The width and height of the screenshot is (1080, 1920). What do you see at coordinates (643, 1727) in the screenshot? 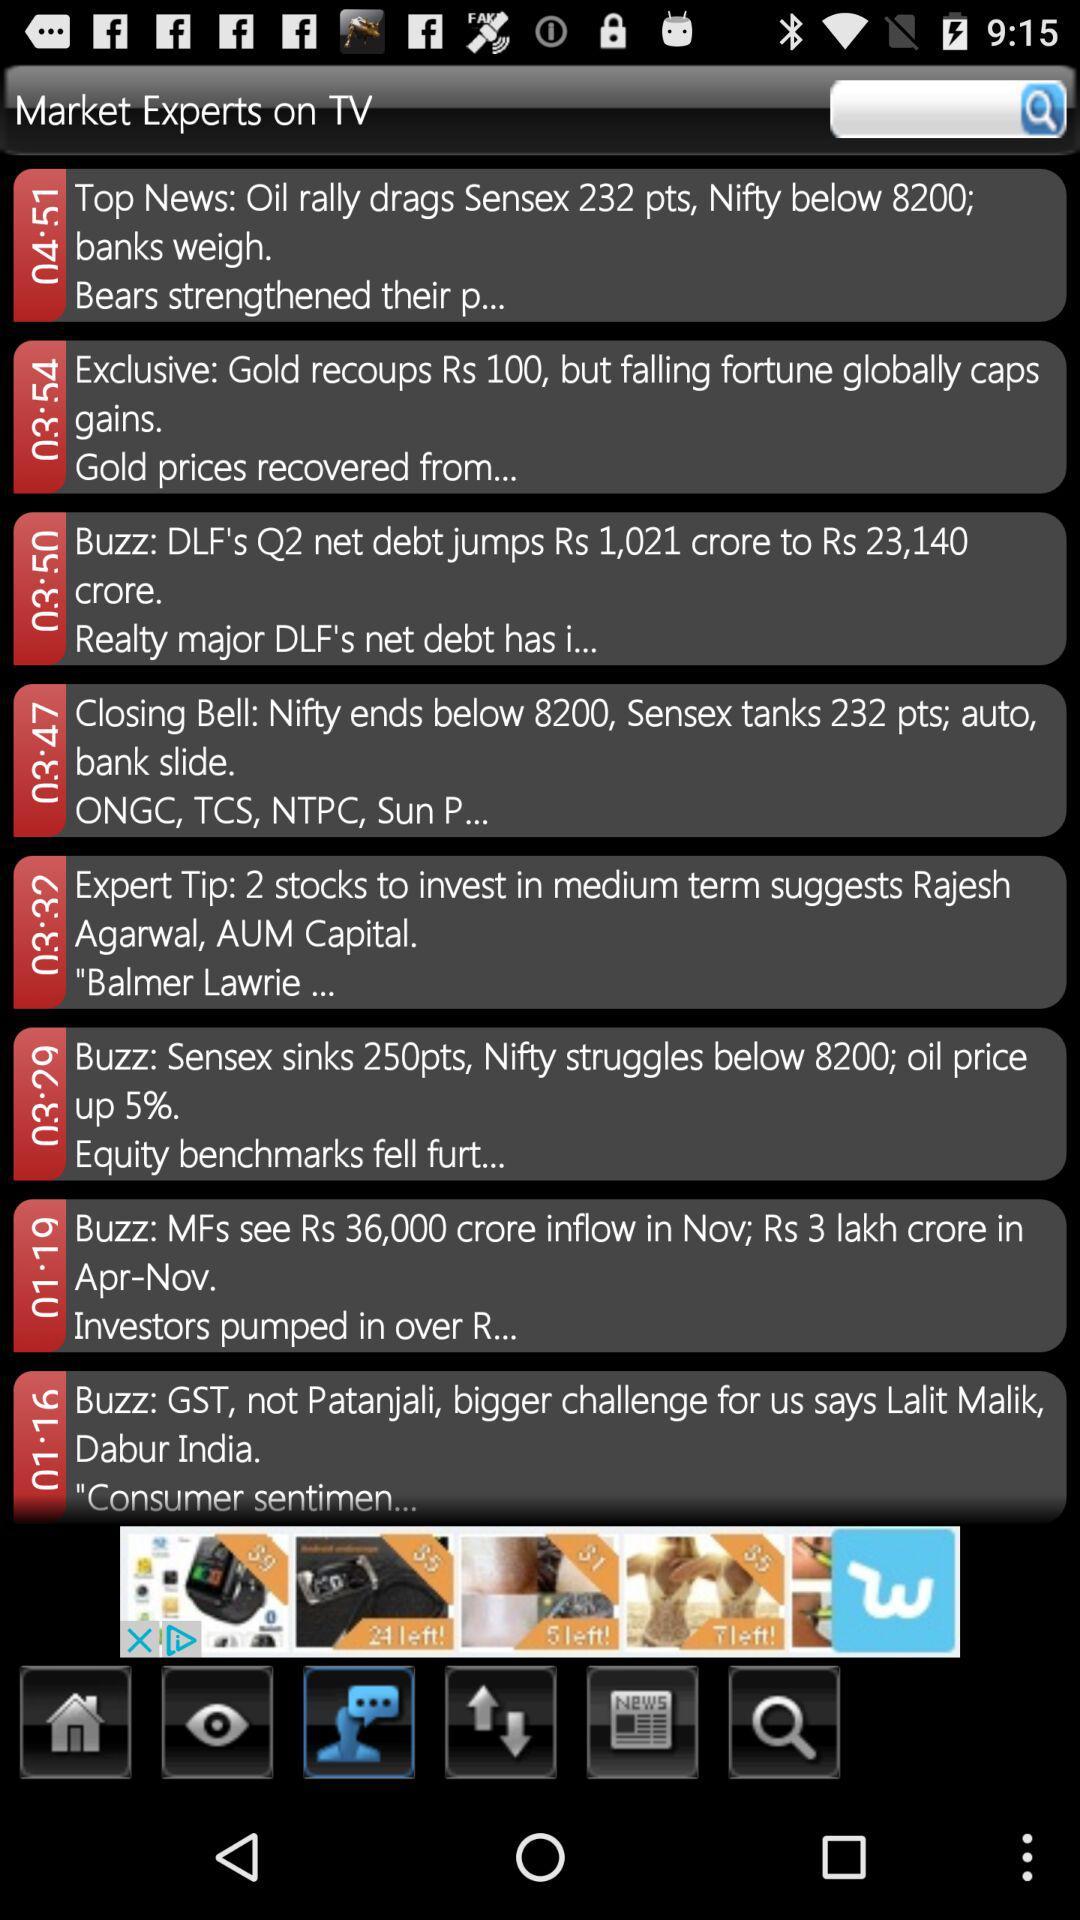
I see `news option` at bounding box center [643, 1727].